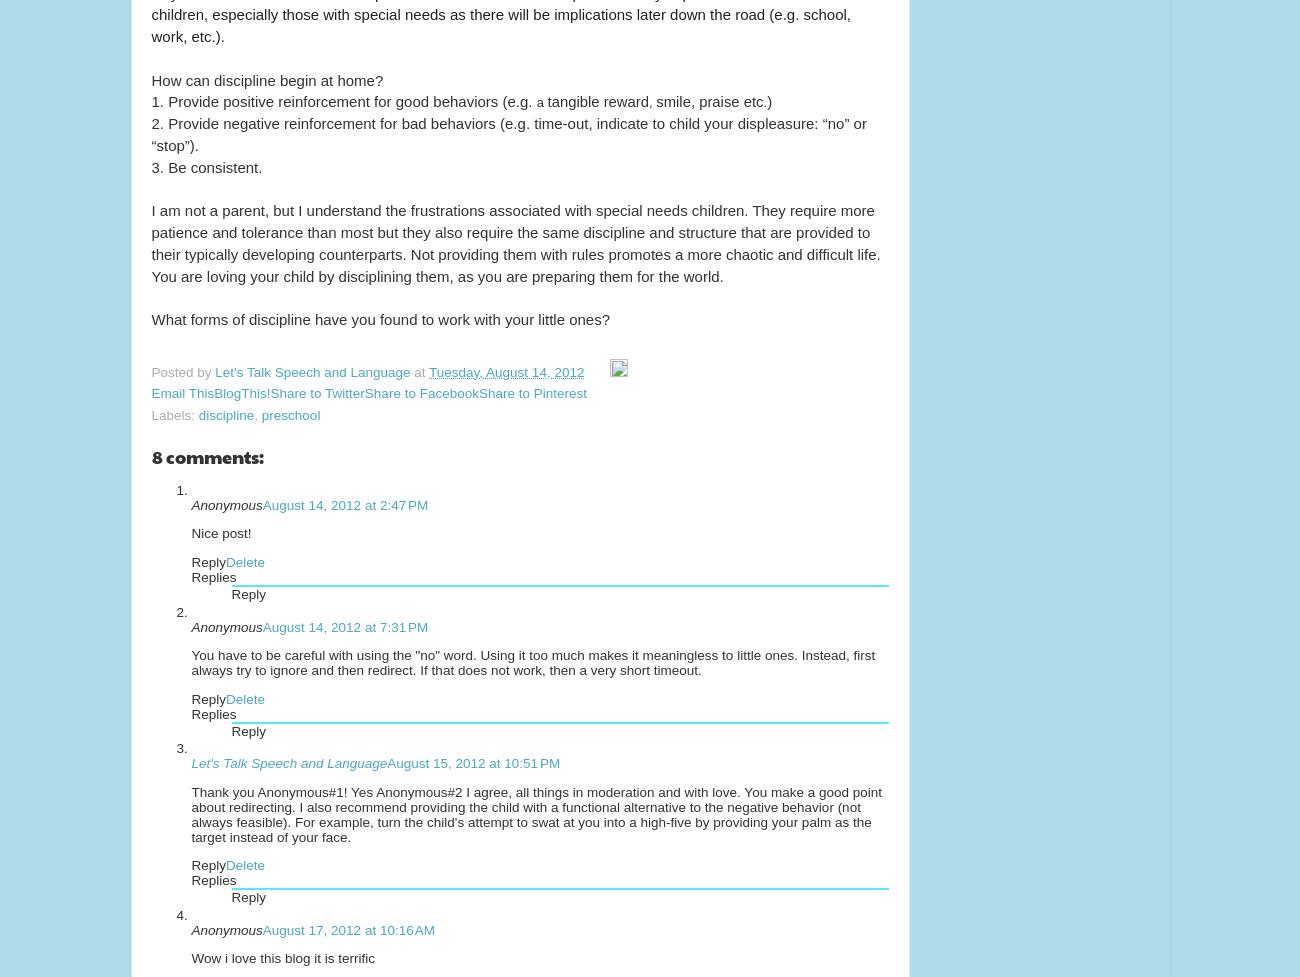 The width and height of the screenshot is (1300, 977). Describe the element at coordinates (186, 36) in the screenshot. I see `'etc.).'` at that location.